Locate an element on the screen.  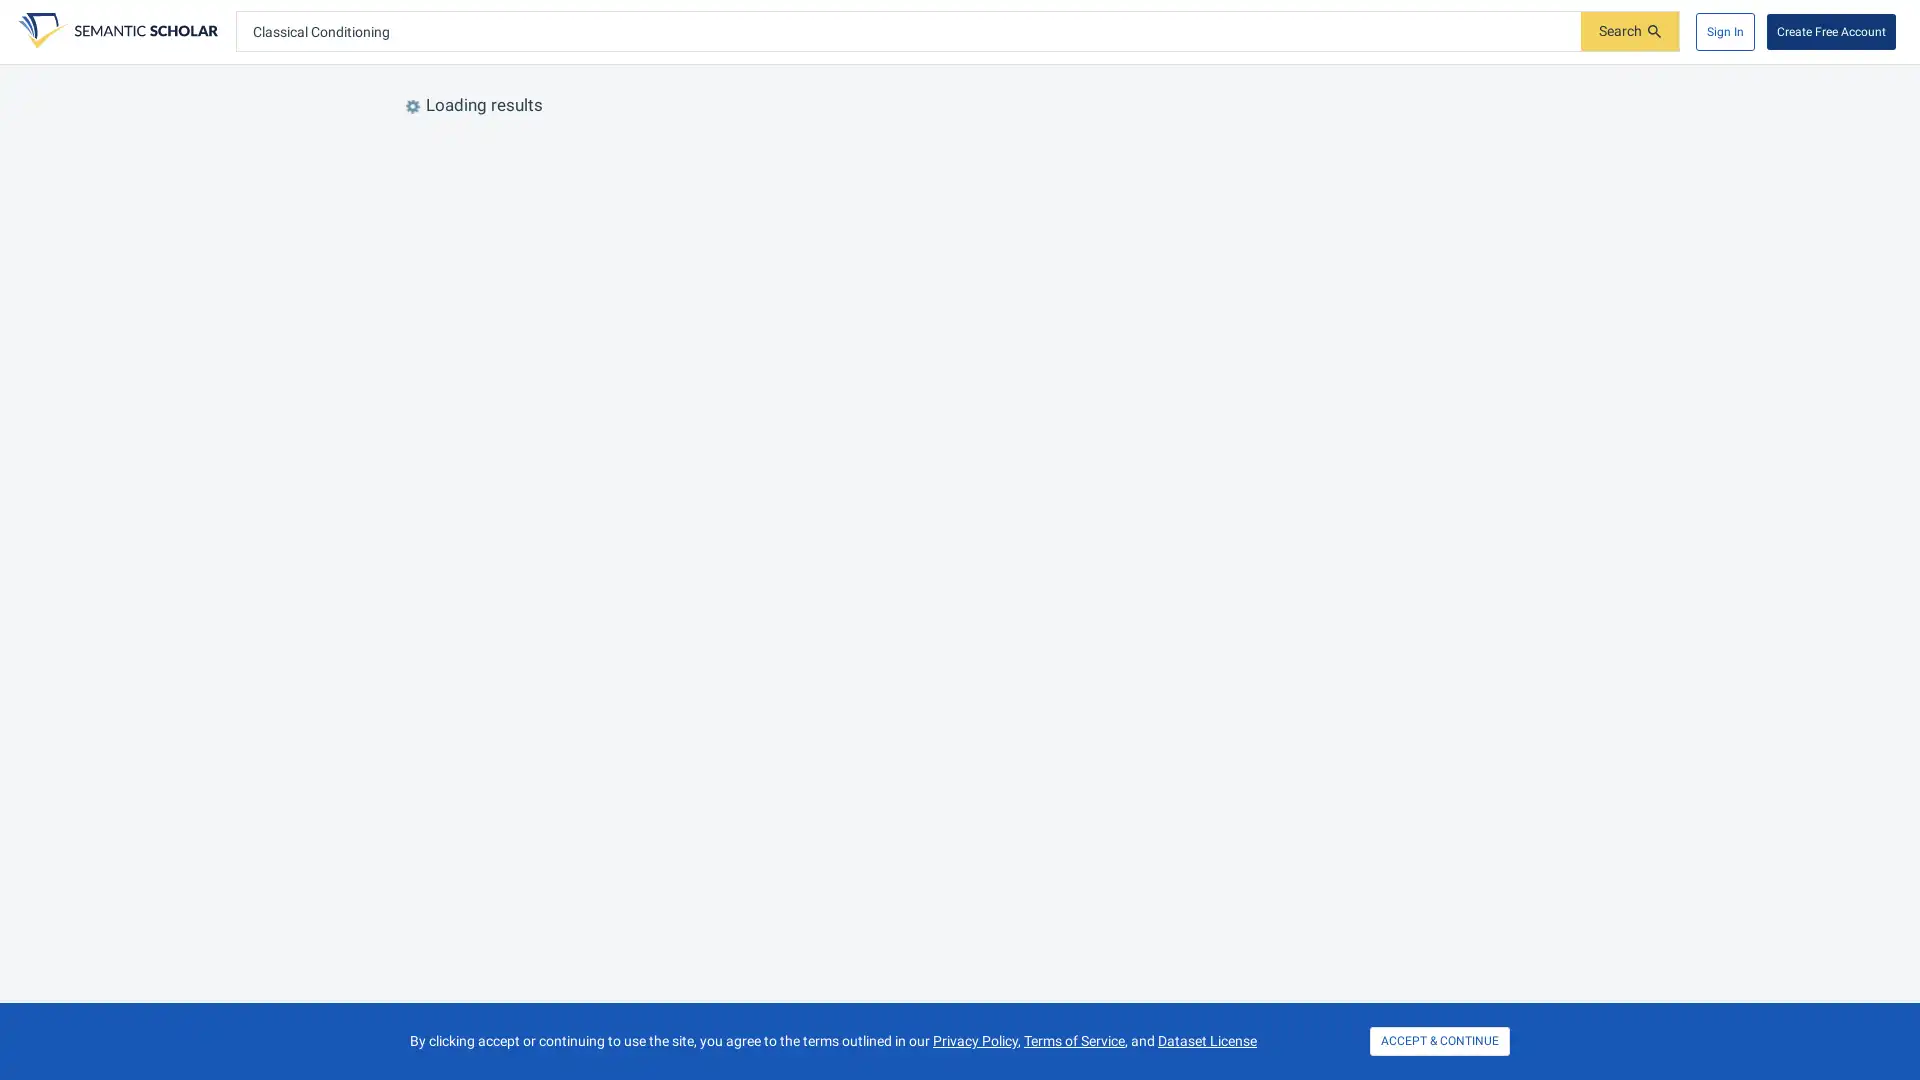
standard search results view is located at coordinates (1473, 157).